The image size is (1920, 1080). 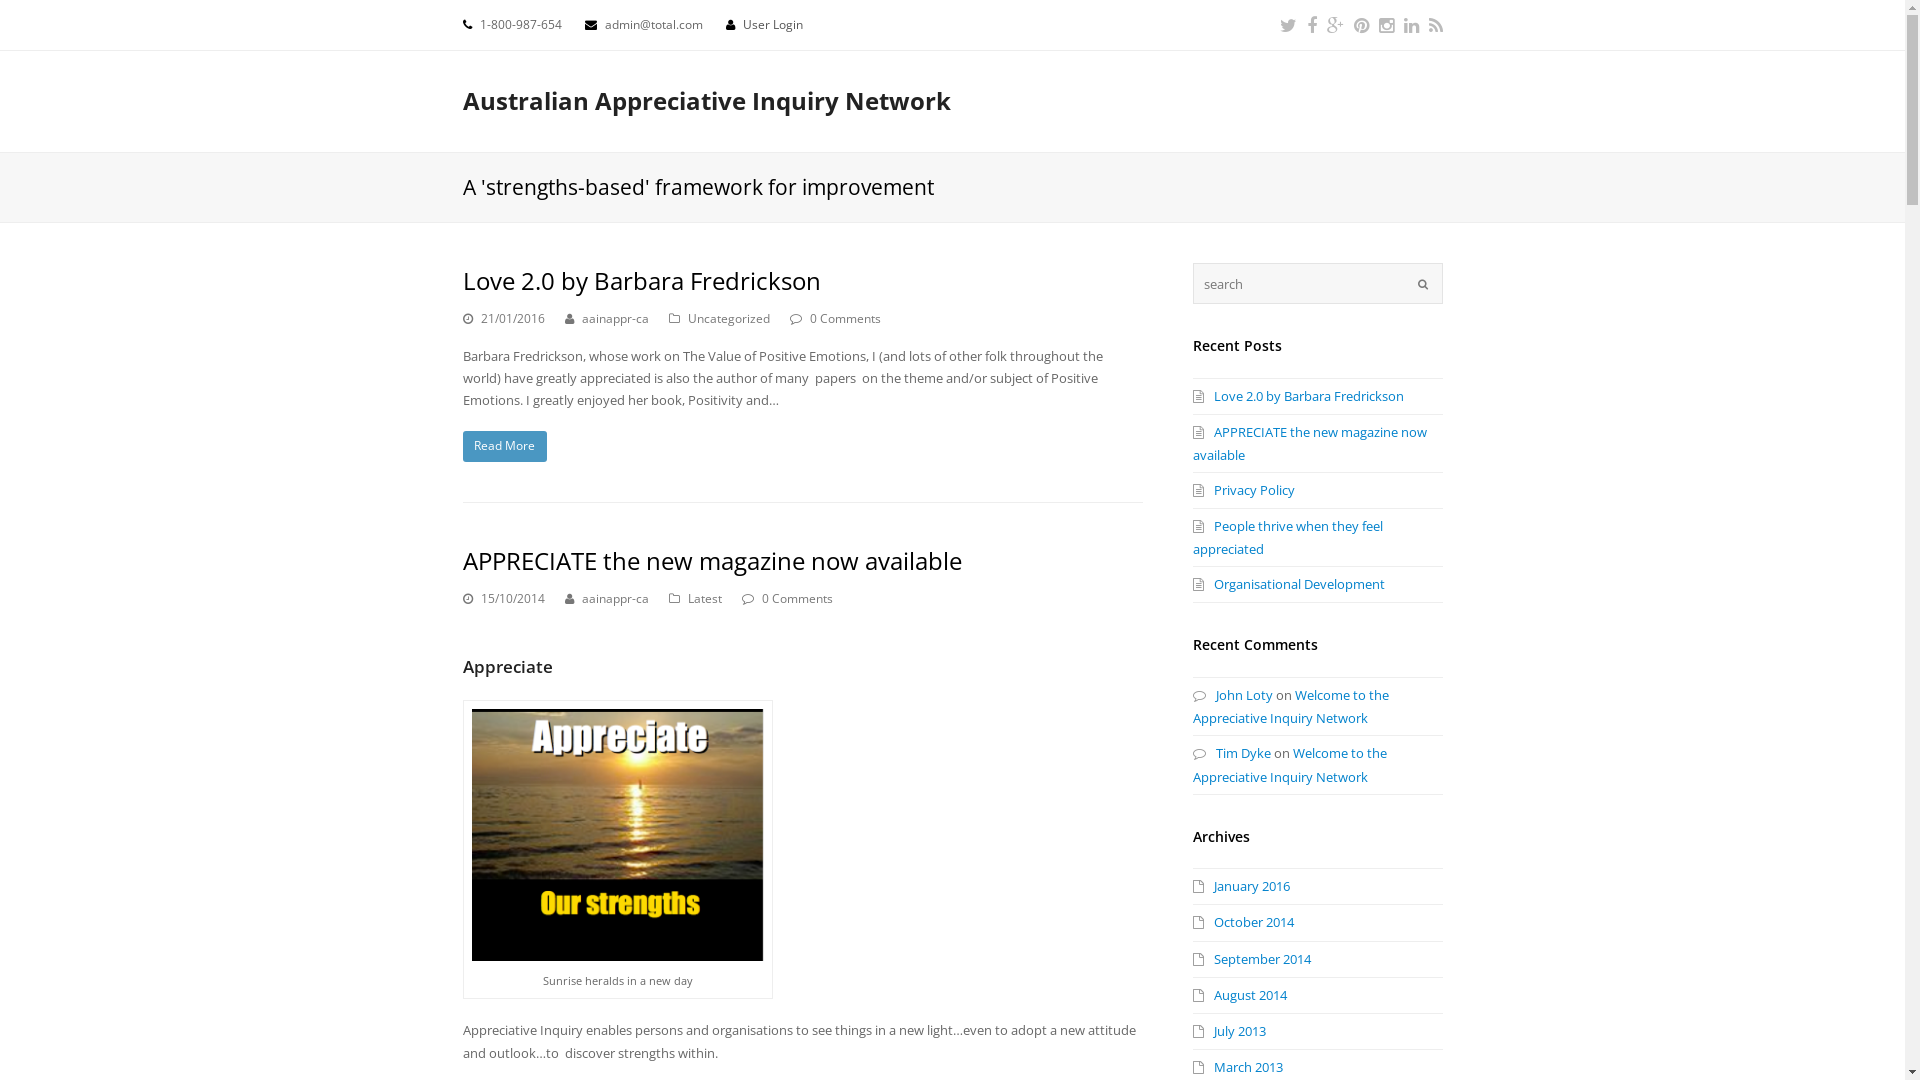 What do you see at coordinates (1310, 24) in the screenshot?
I see `'Facebook'` at bounding box center [1310, 24].